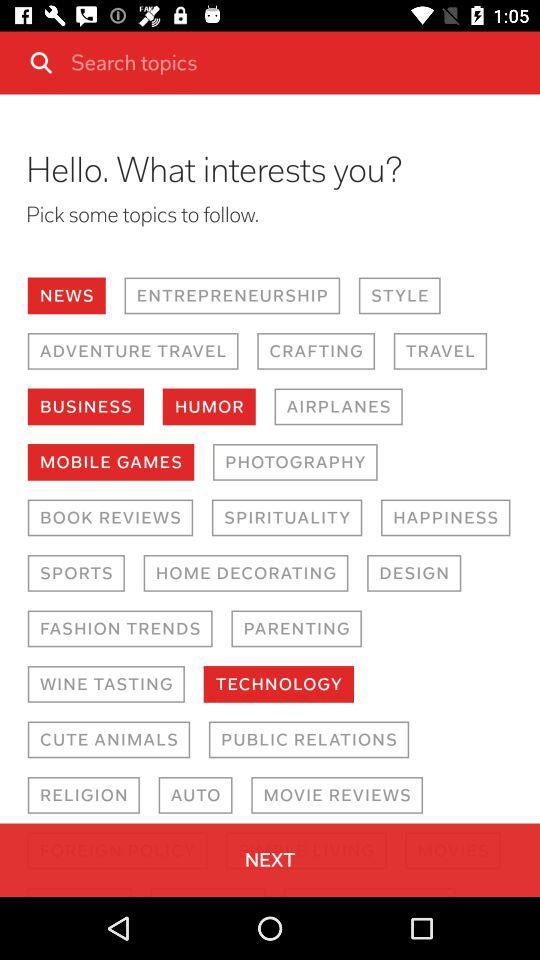 This screenshot has width=540, height=960. I want to click on item to the right of the spirituality, so click(445, 516).